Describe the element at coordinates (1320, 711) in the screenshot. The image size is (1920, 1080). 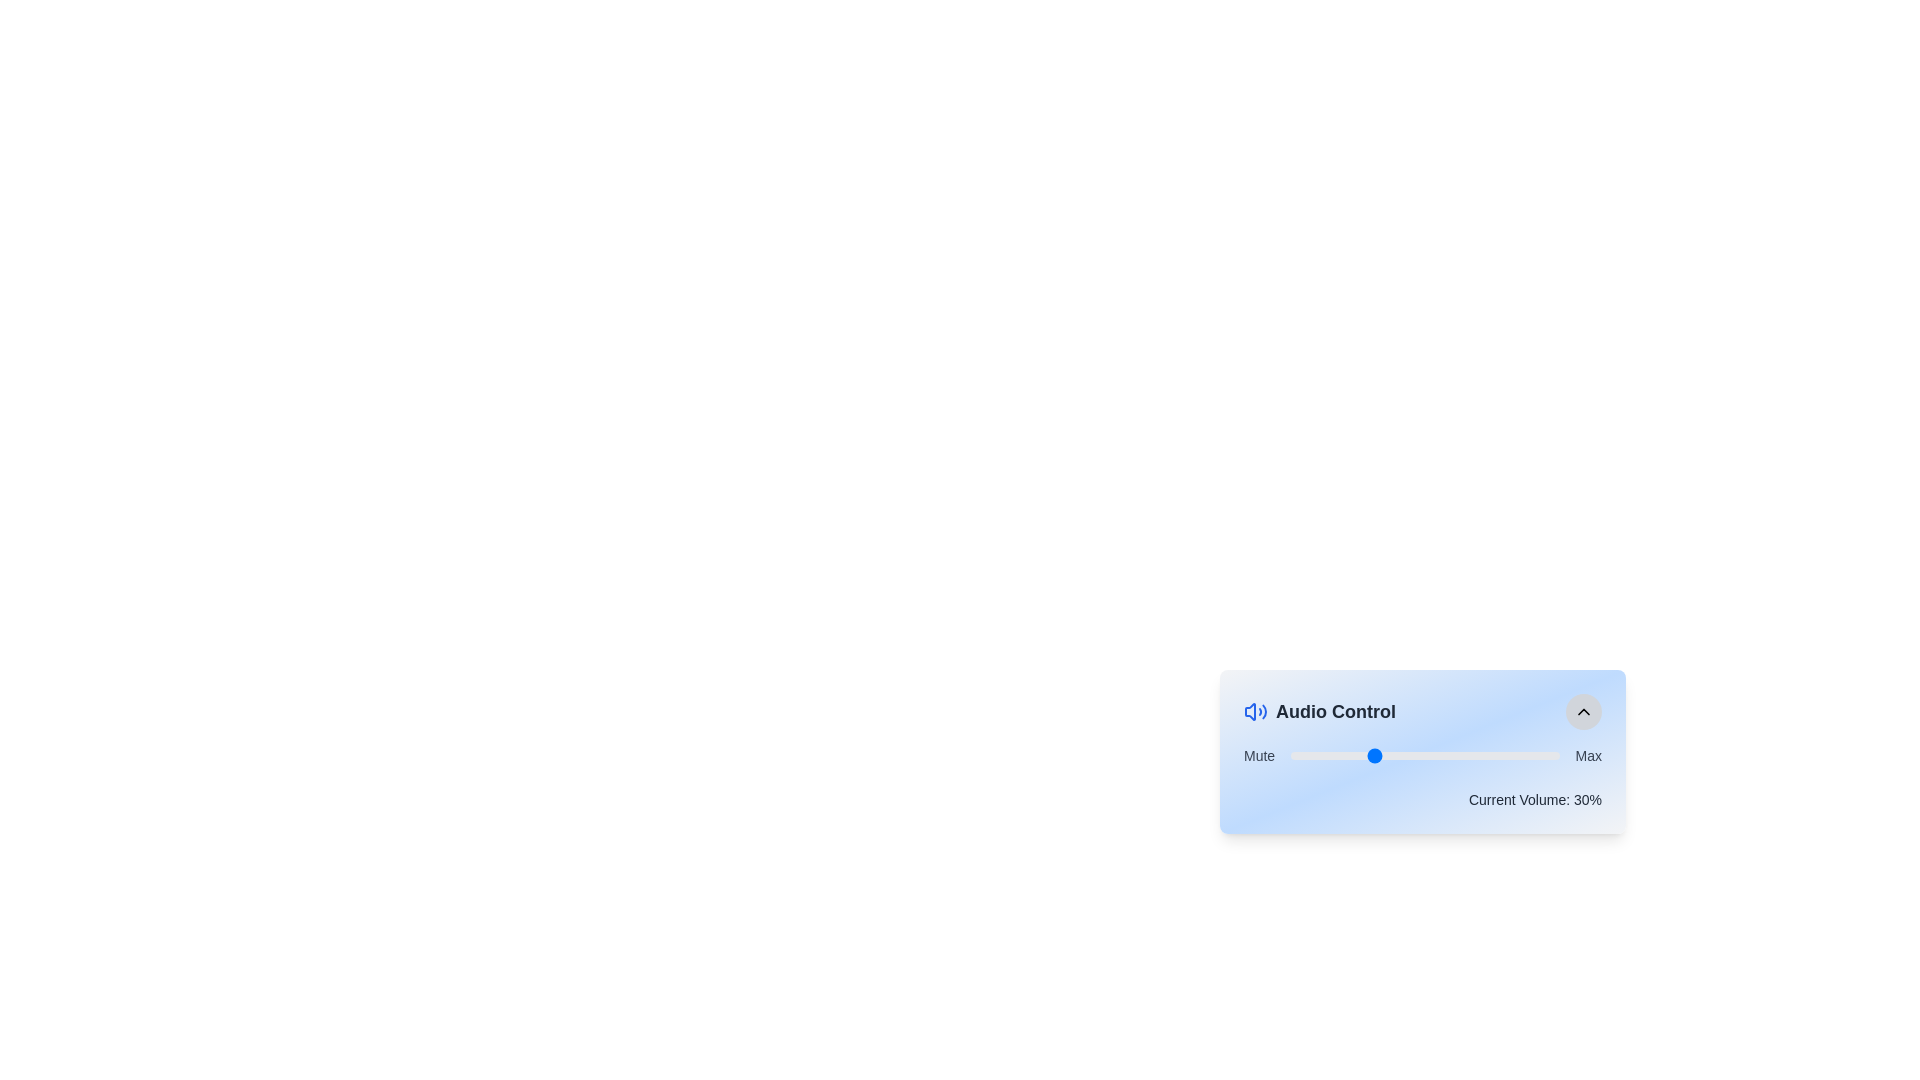
I see `the Text Label with Icon located in the top-left corner of the flexible panel` at that location.